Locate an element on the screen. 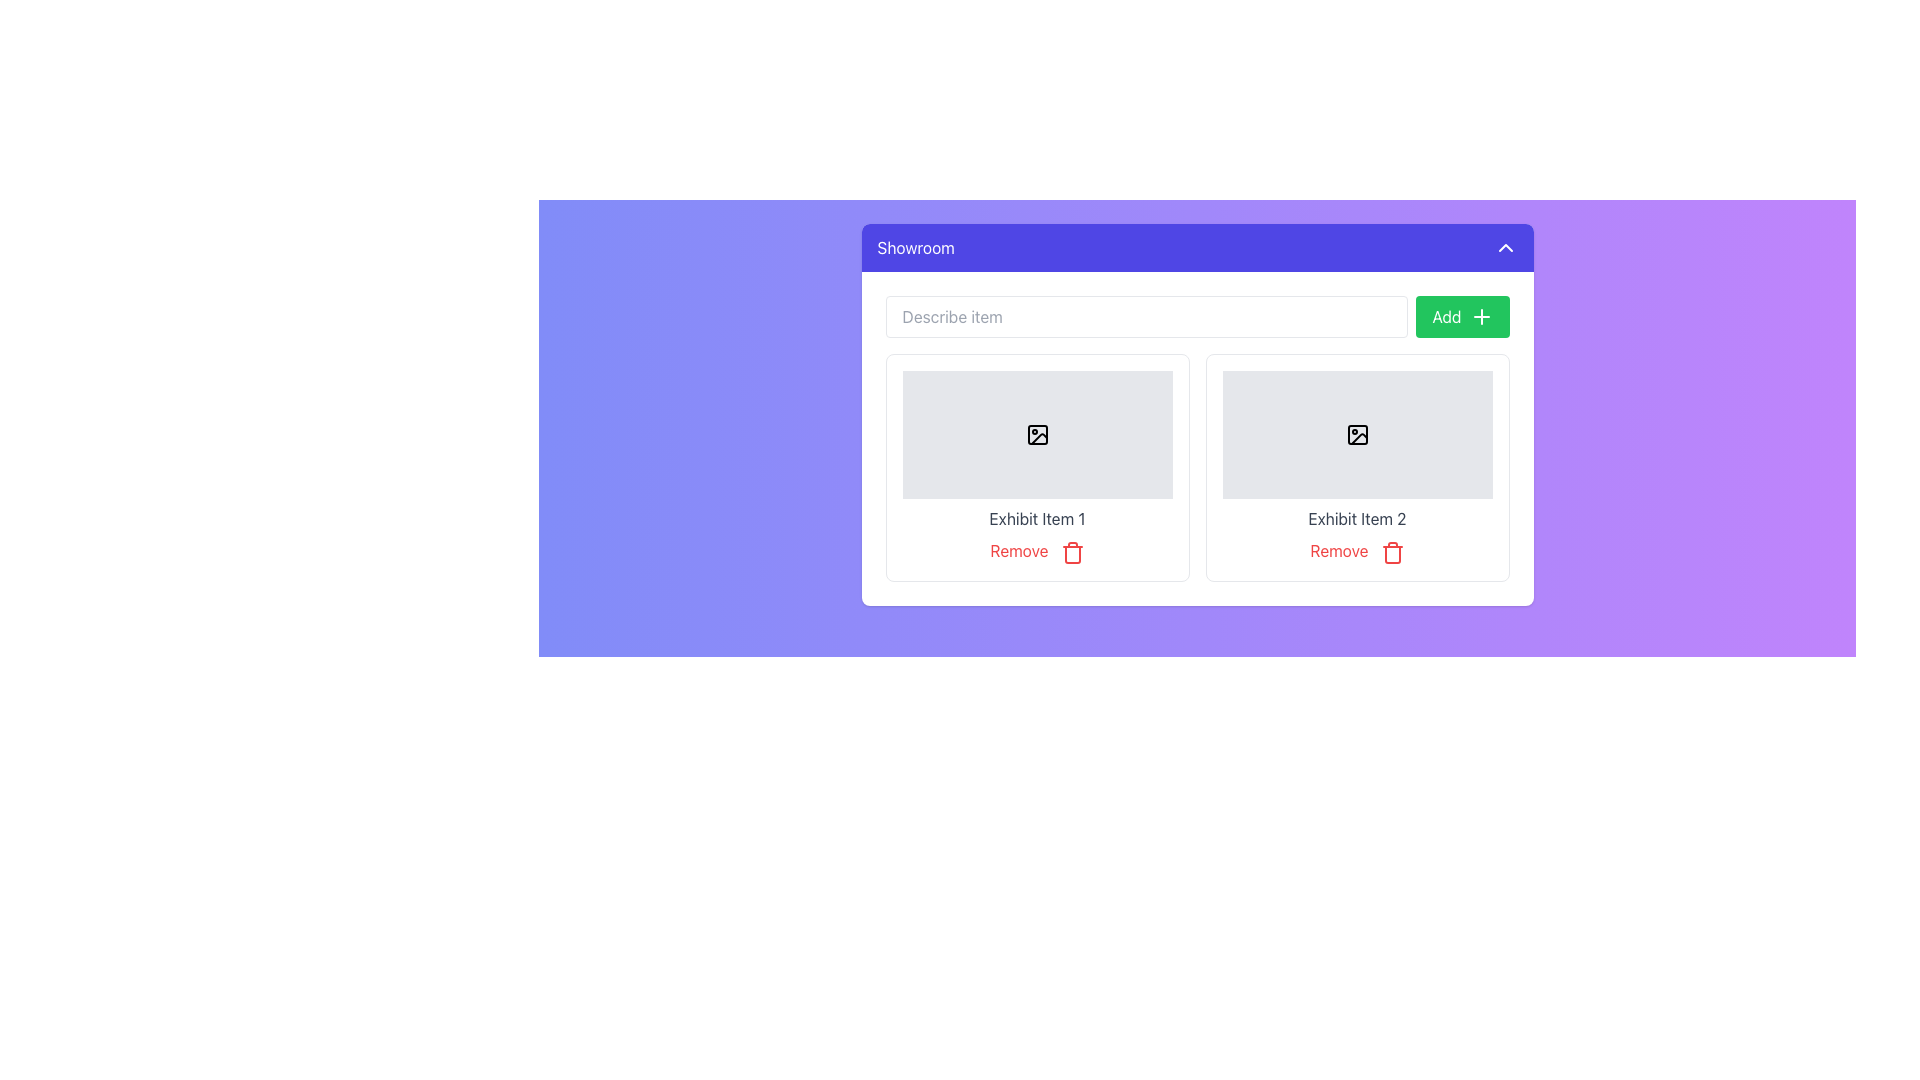 This screenshot has height=1080, width=1920. the Image Placeholder Section, which is a gray rectangular area with a light gray background and an image placeholder icon, located within the card labeled 'Exhibit Item 1' is located at coordinates (1037, 434).